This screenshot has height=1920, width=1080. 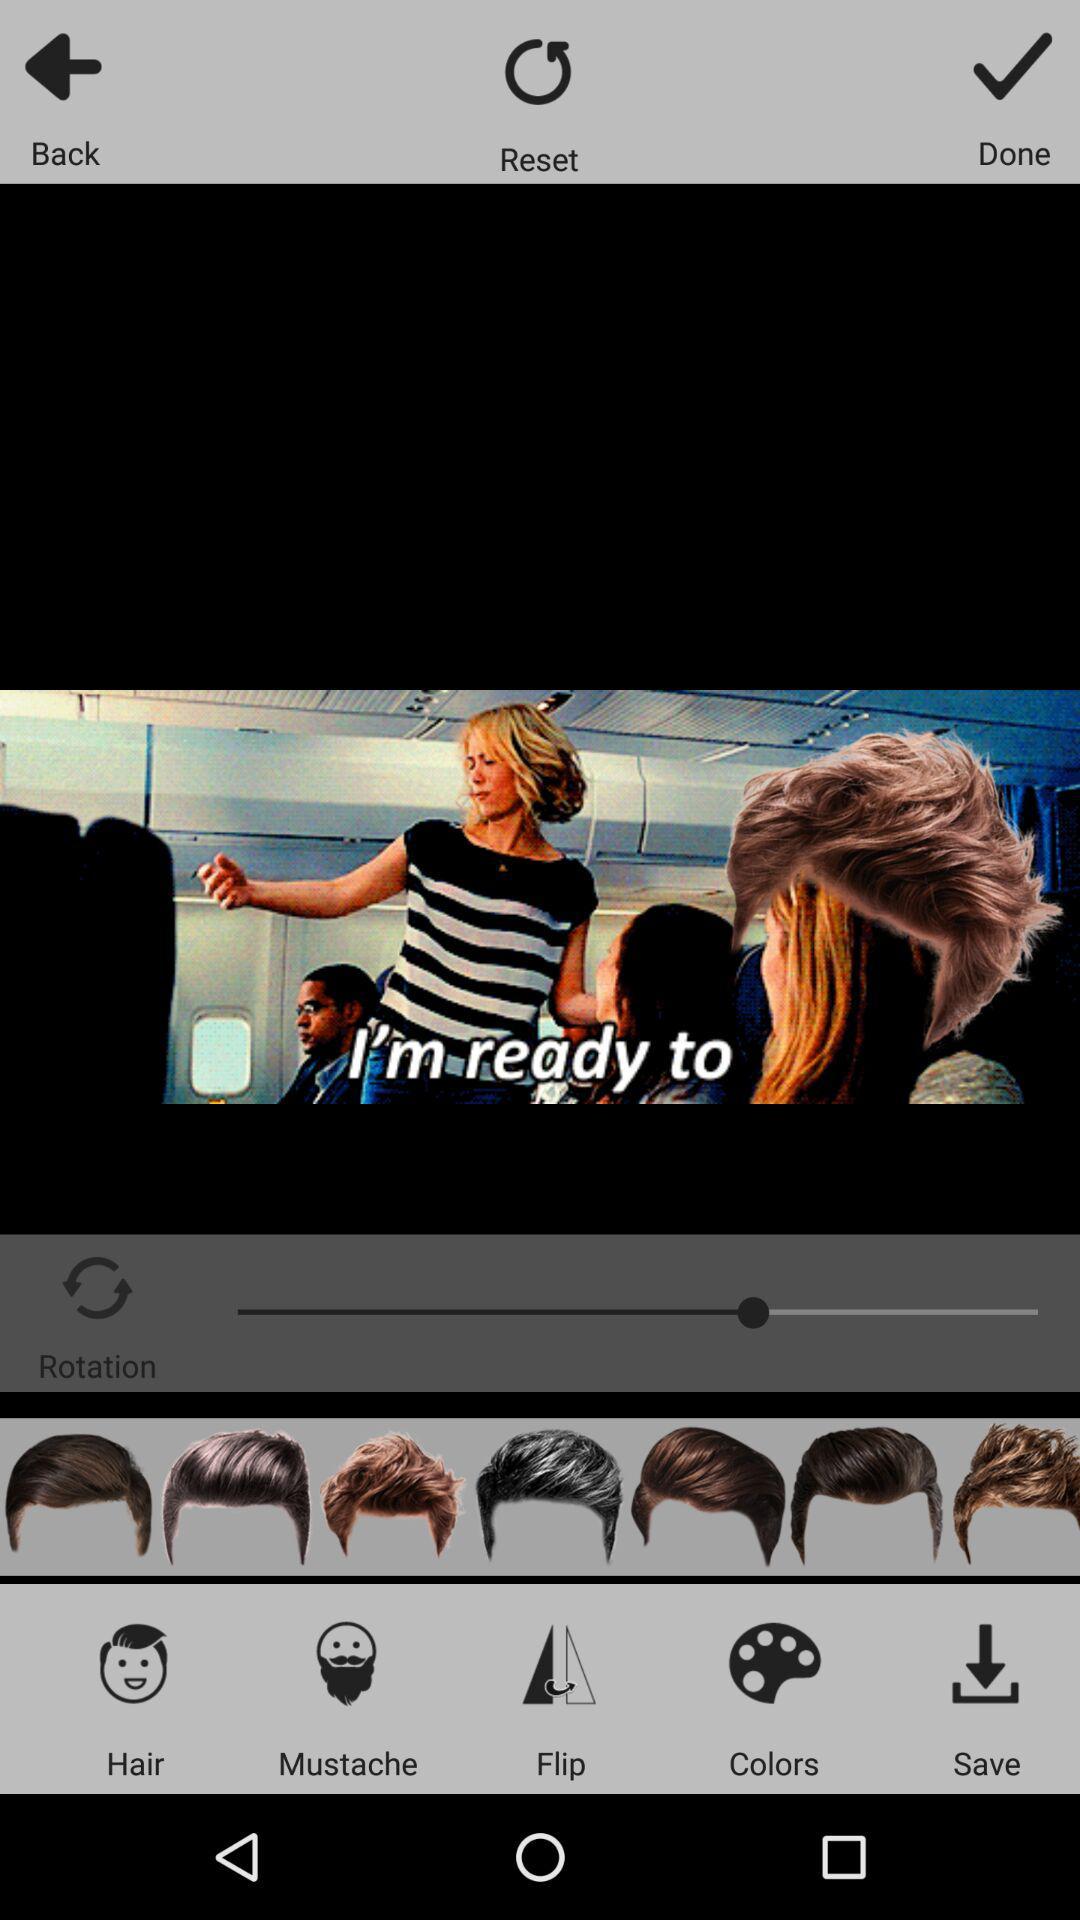 I want to click on change hair style, so click(x=1012, y=1497).